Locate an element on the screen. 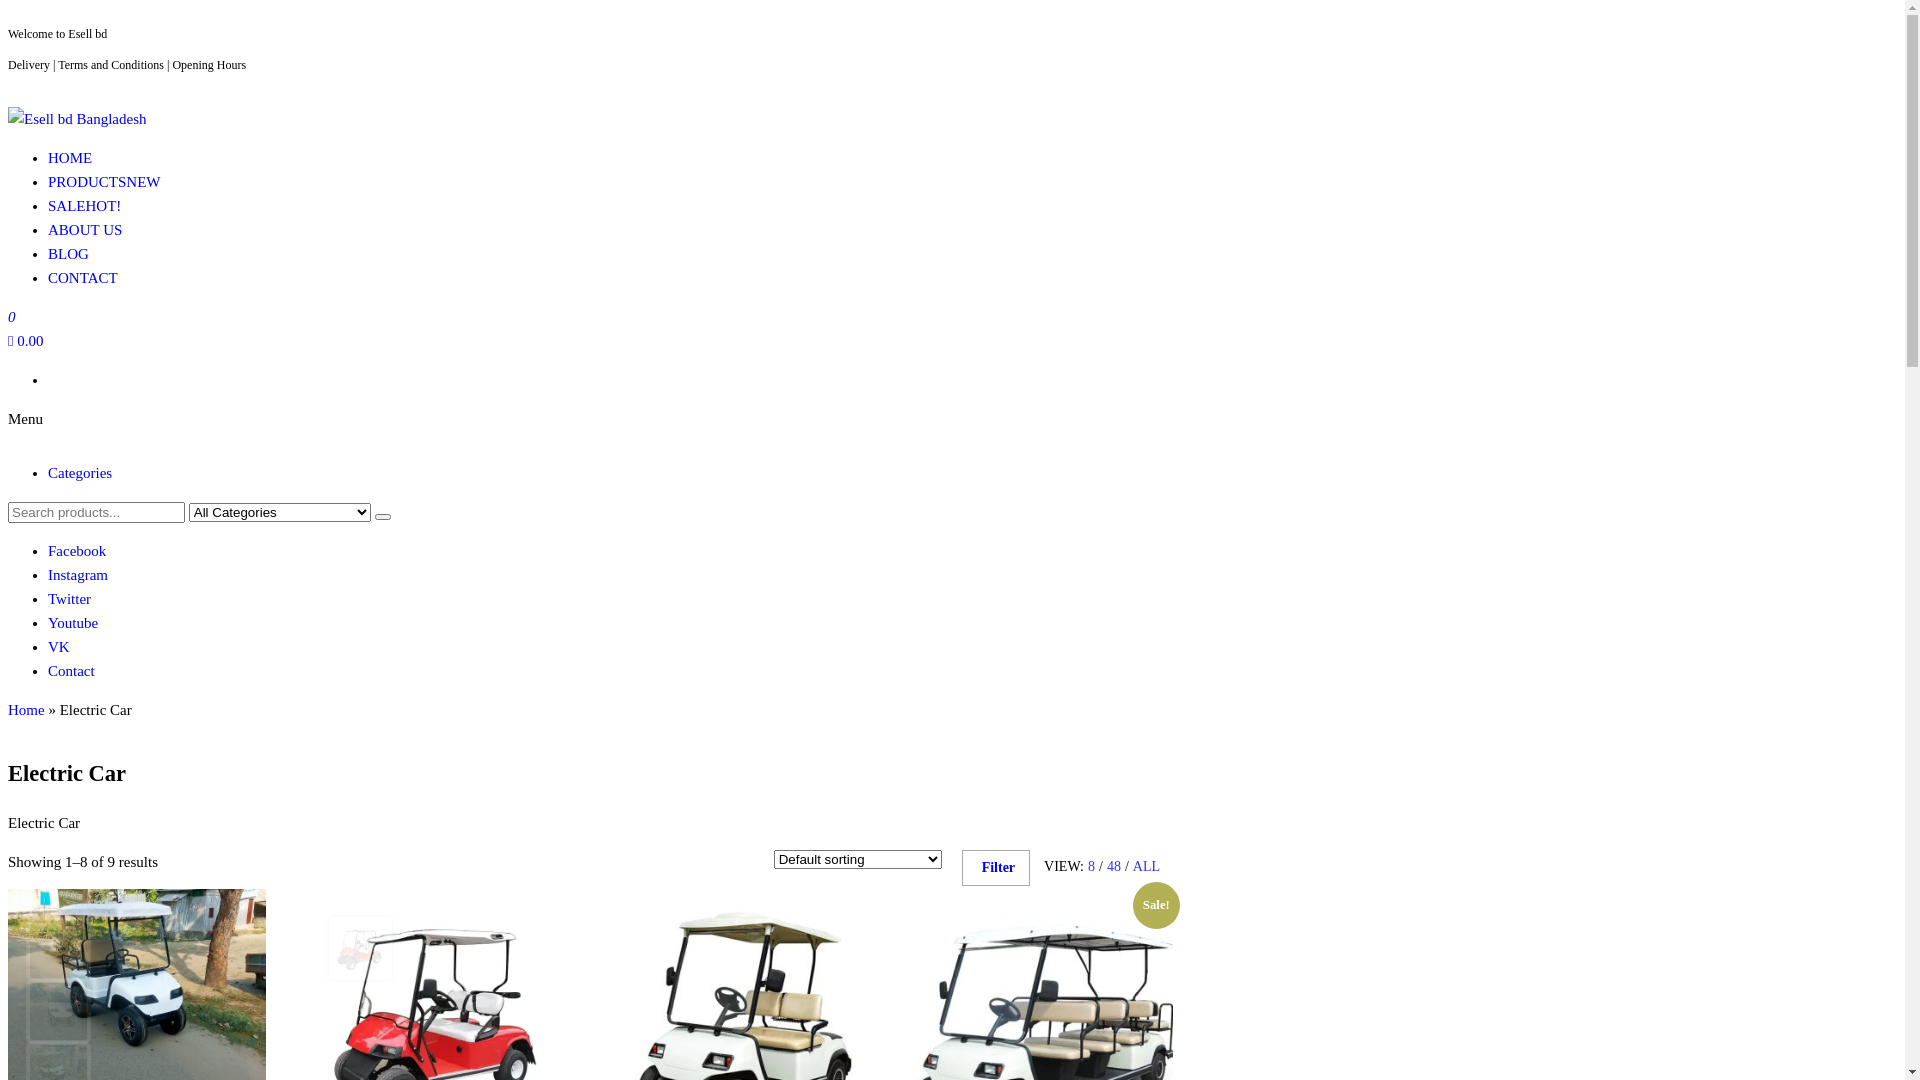 This screenshot has height=1080, width=1920. 'Skip to the content' is located at coordinates (7, 7).